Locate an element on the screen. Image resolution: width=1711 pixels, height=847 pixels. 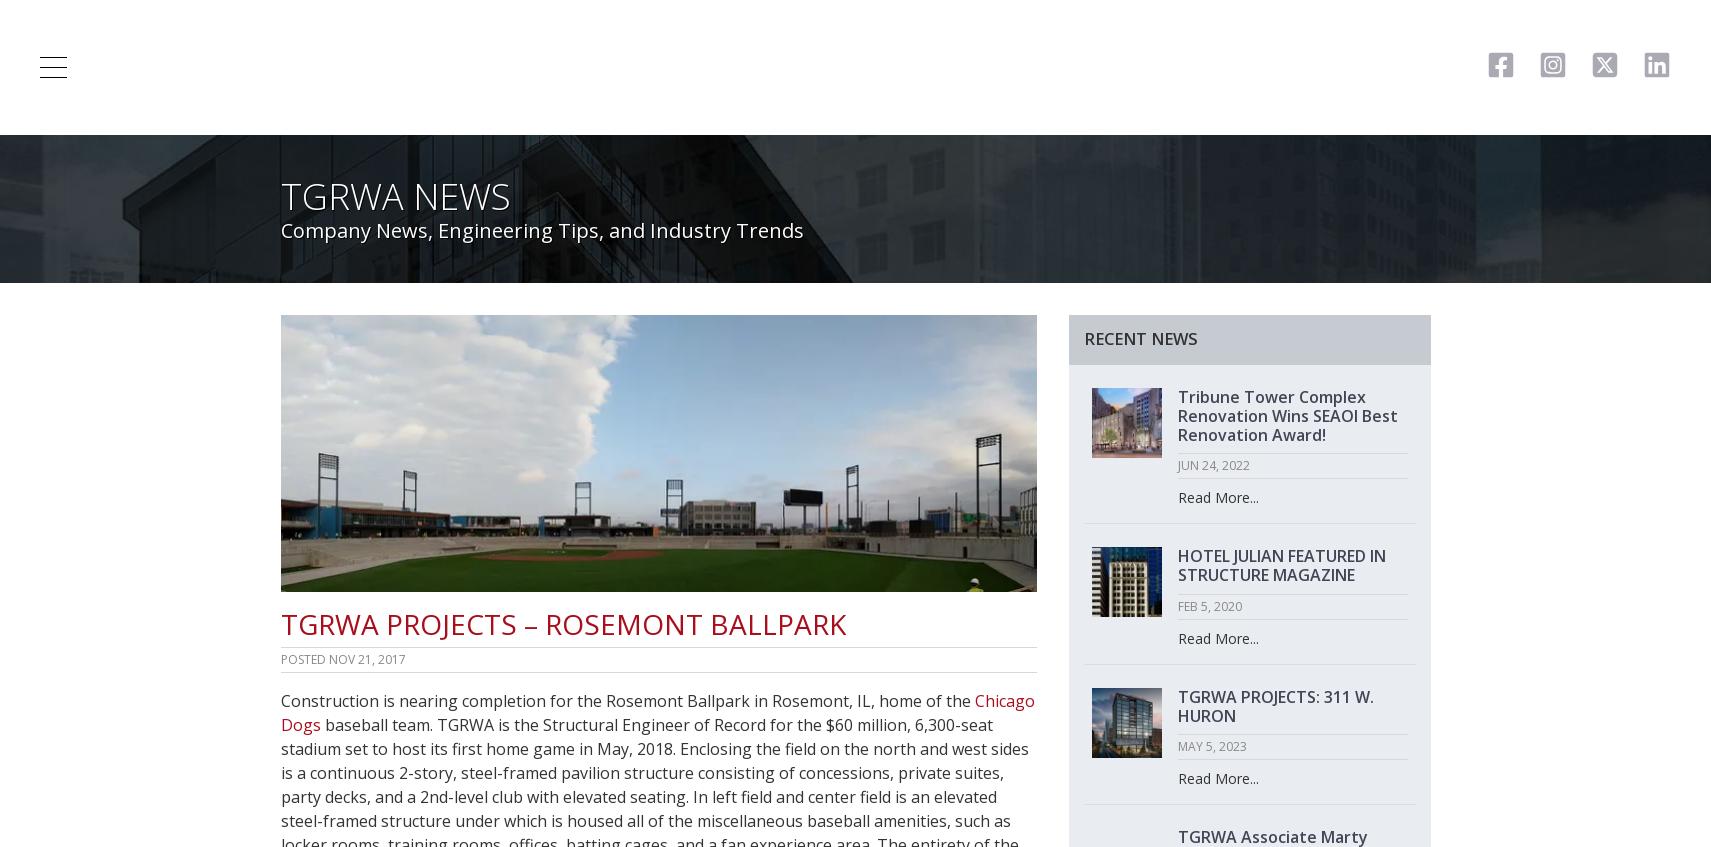
'TGRWA Projects – Rosemont Ballpark' is located at coordinates (562, 622).